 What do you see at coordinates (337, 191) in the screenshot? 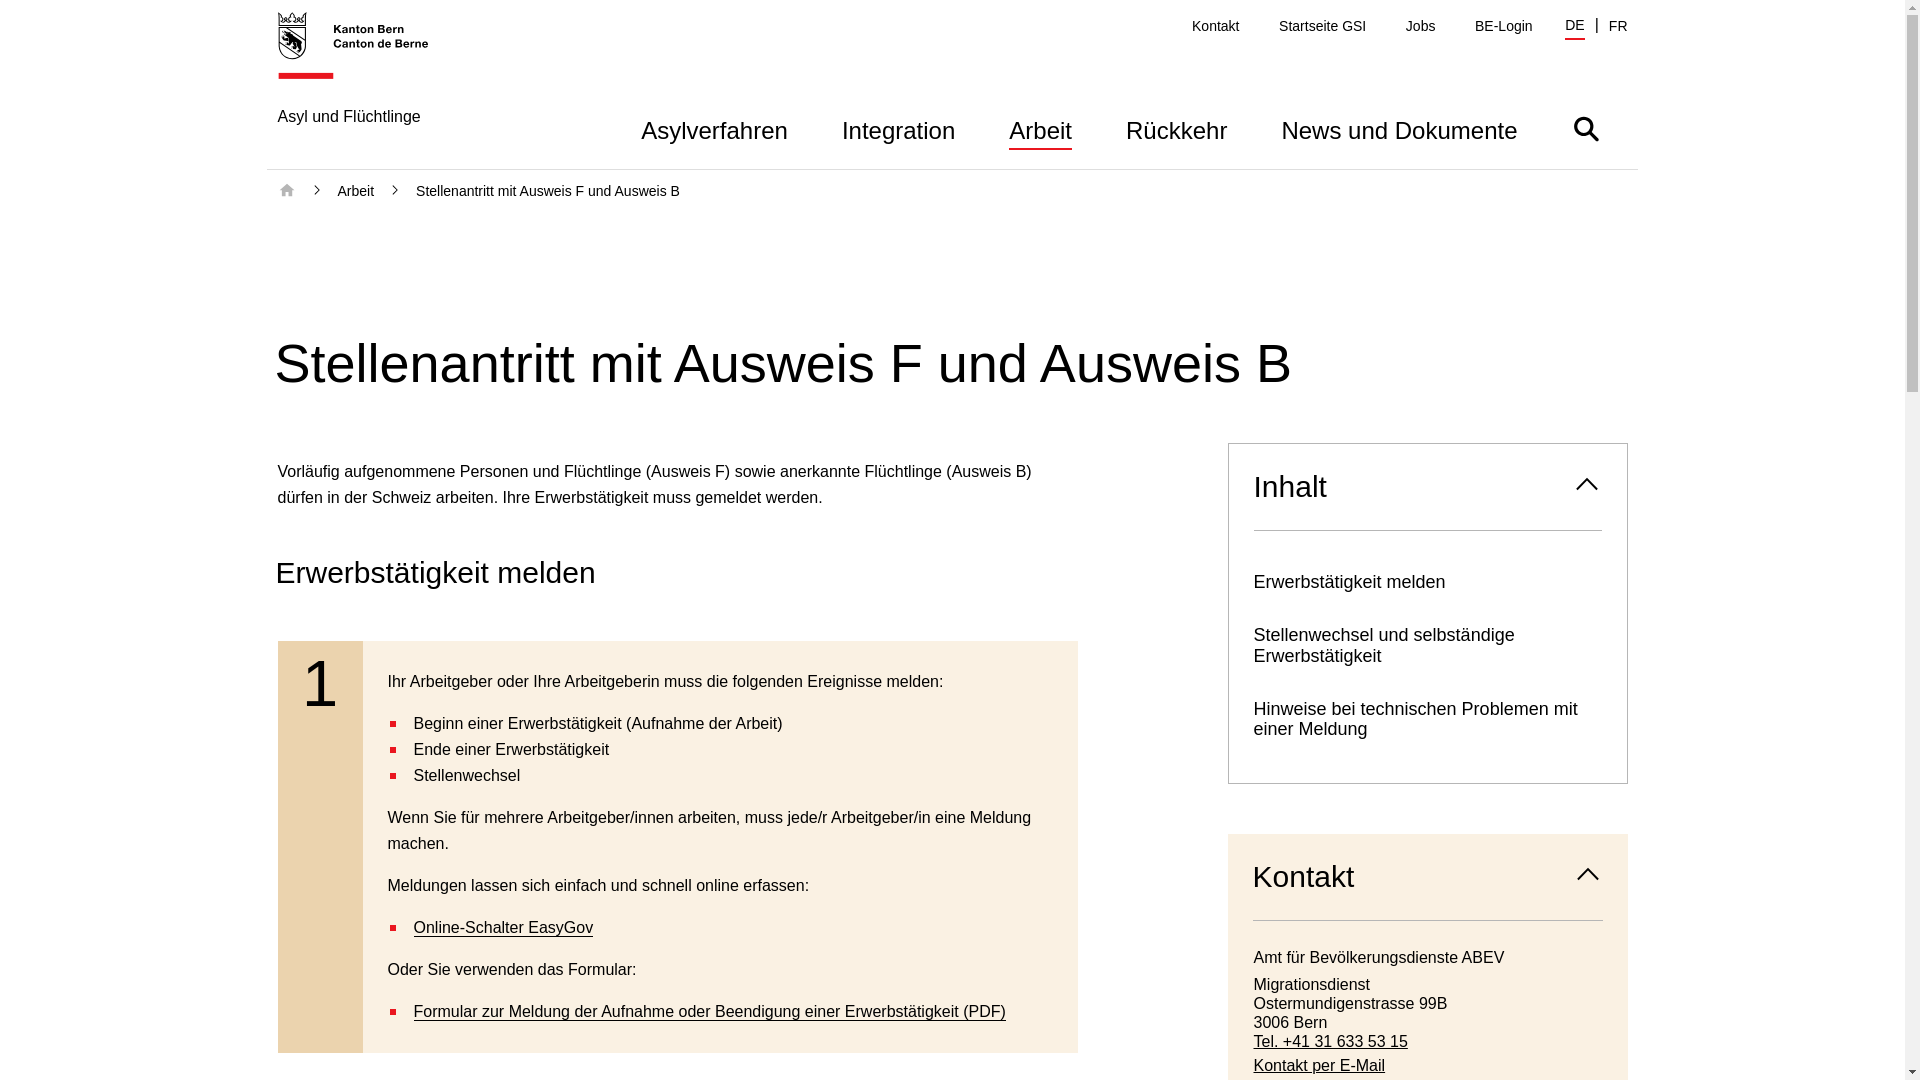
I see `'Arbeit'` at bounding box center [337, 191].